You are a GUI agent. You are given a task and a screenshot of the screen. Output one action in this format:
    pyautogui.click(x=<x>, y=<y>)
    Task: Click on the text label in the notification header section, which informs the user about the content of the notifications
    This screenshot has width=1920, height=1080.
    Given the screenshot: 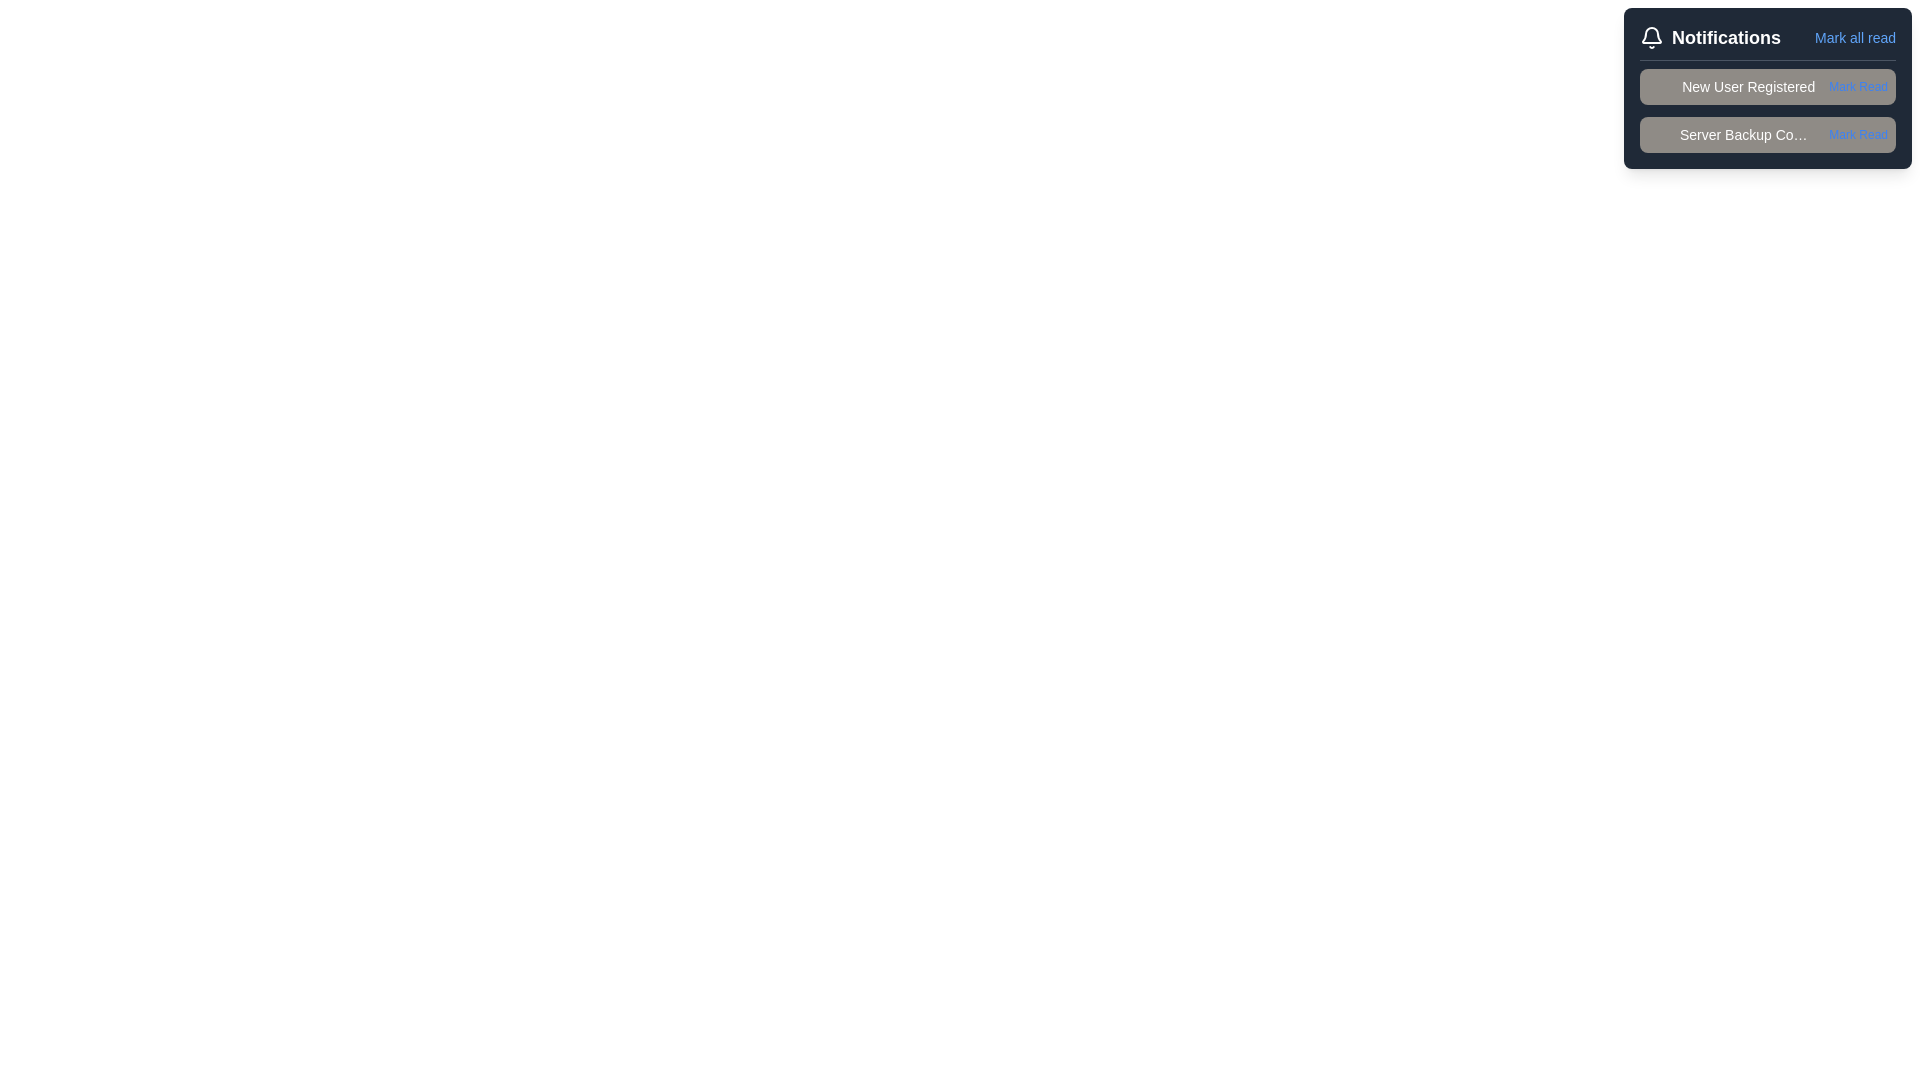 What is the action you would take?
    pyautogui.click(x=1725, y=38)
    